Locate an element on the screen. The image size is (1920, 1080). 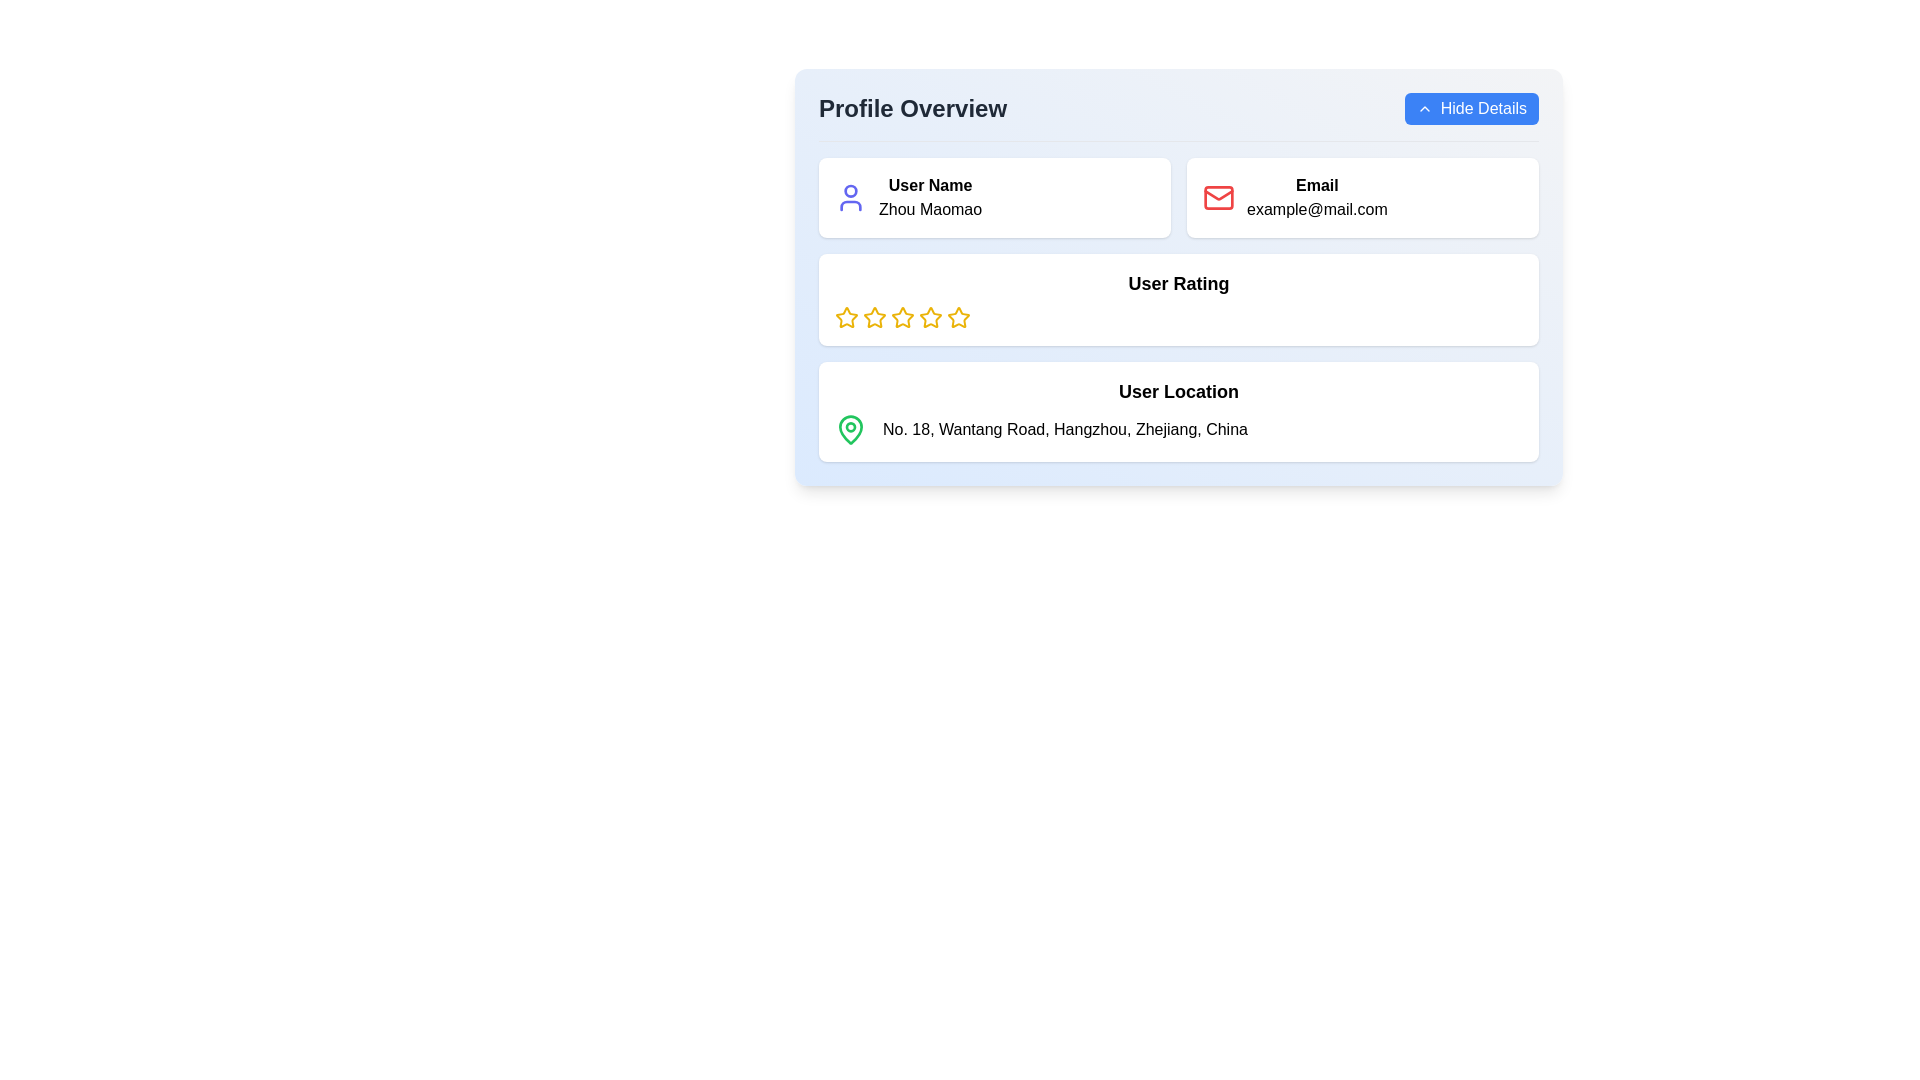
the lower curved part of the user icon located in the profile section, which is part of a vector graphic in the SVG file is located at coordinates (850, 205).